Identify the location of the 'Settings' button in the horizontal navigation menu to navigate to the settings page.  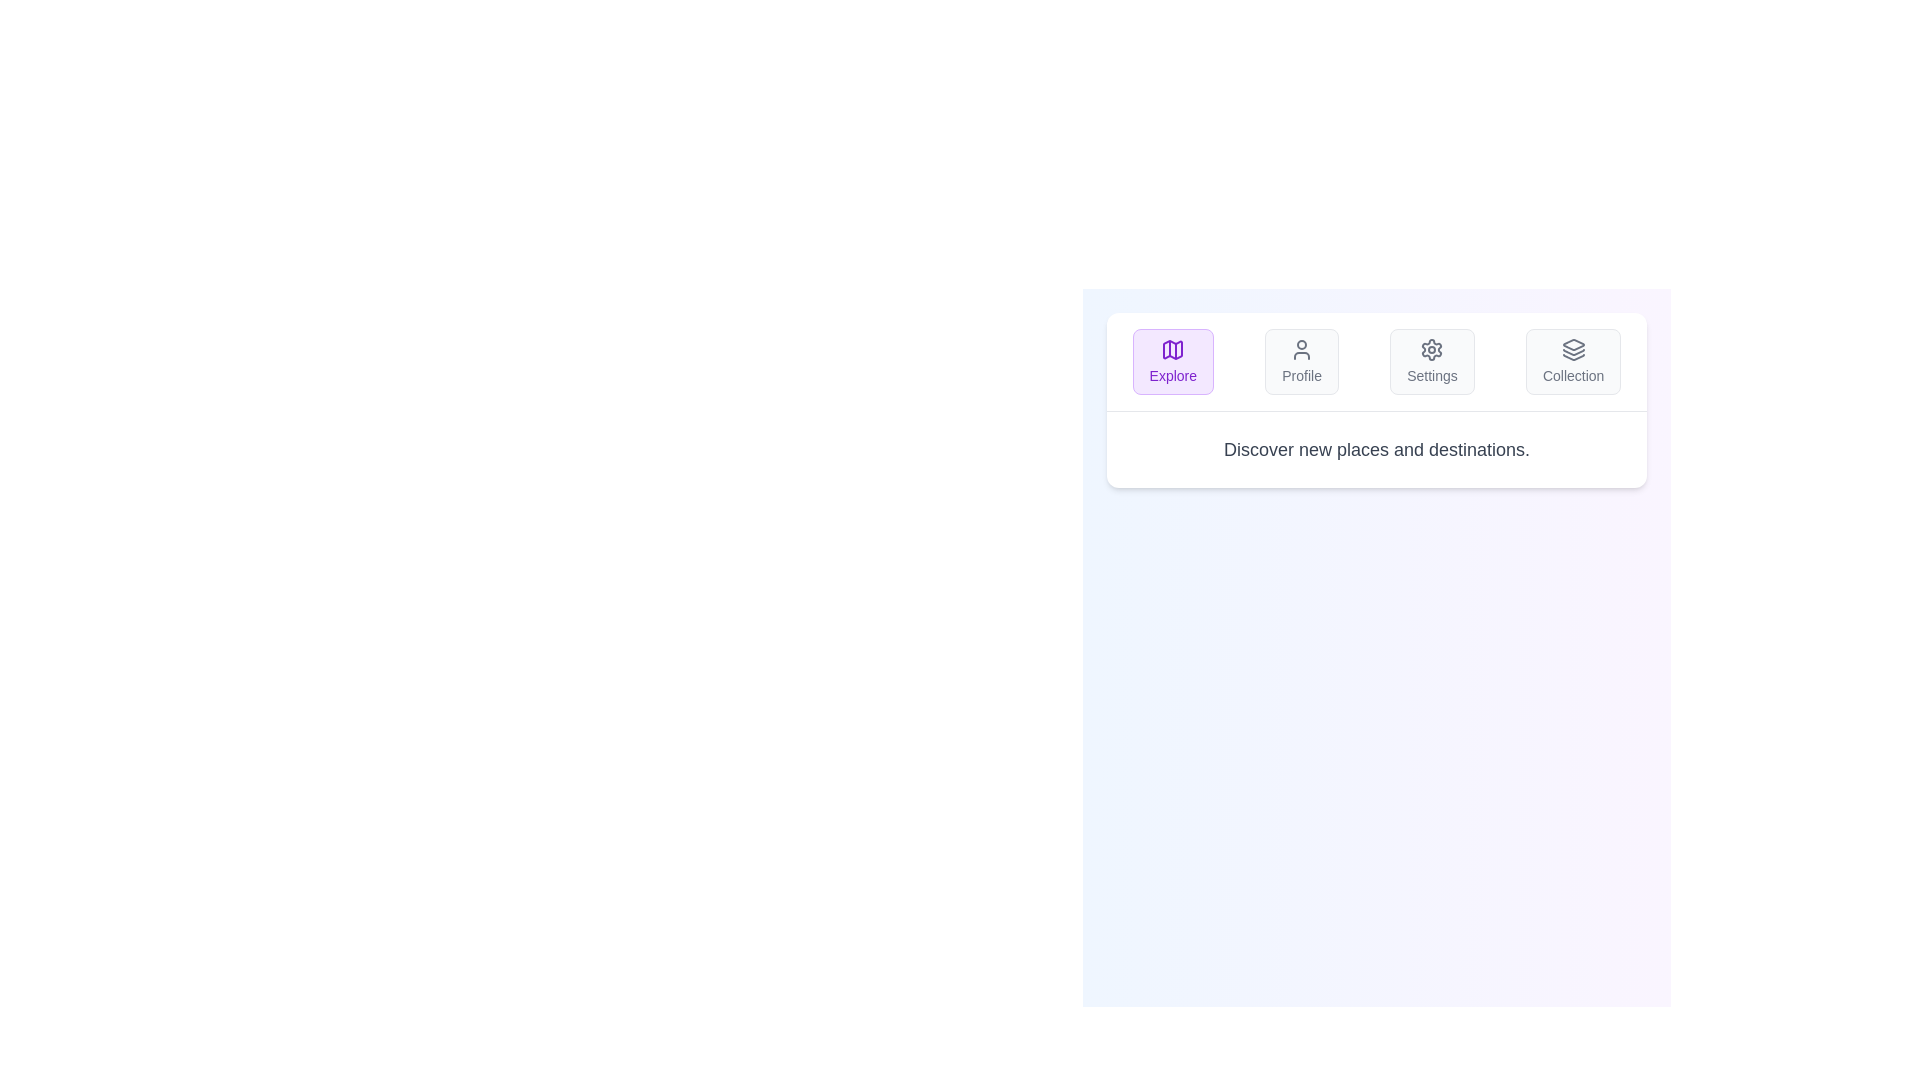
(1376, 362).